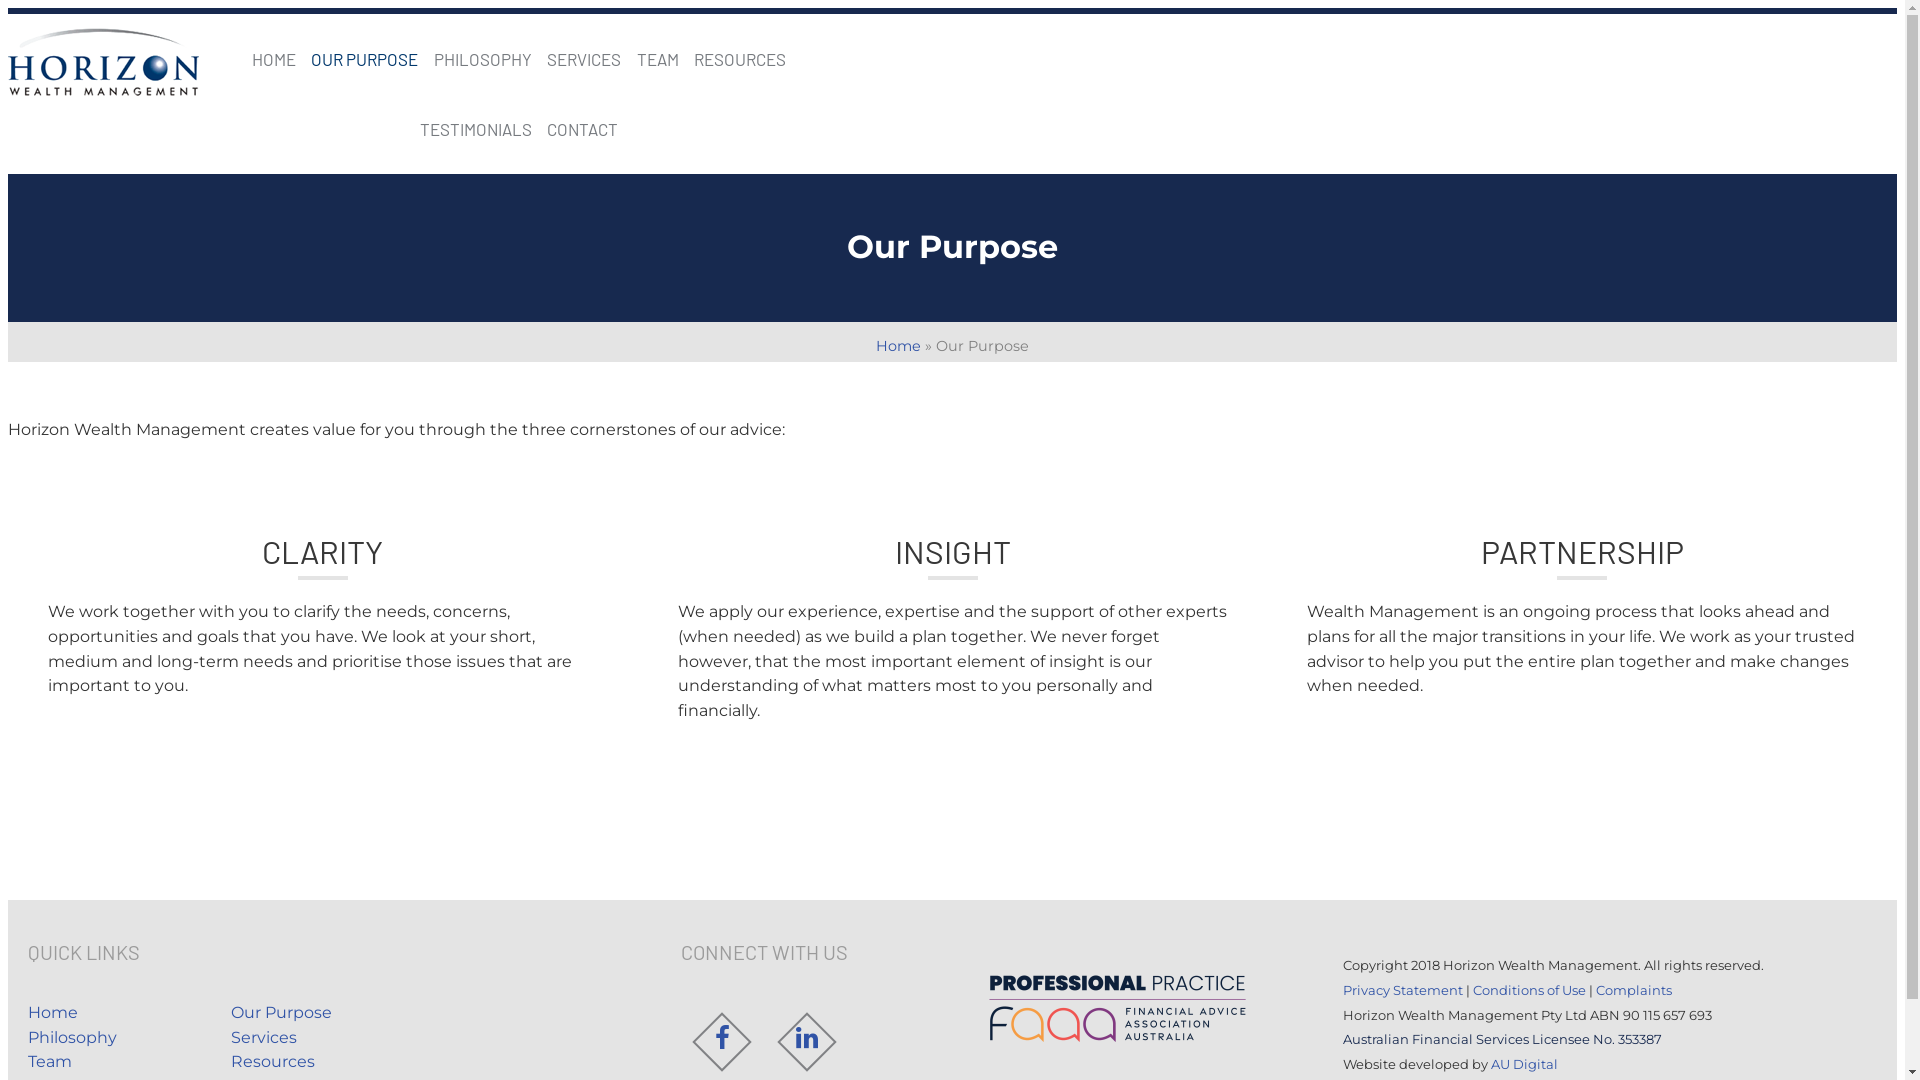  I want to click on 'Team', so click(49, 1060).